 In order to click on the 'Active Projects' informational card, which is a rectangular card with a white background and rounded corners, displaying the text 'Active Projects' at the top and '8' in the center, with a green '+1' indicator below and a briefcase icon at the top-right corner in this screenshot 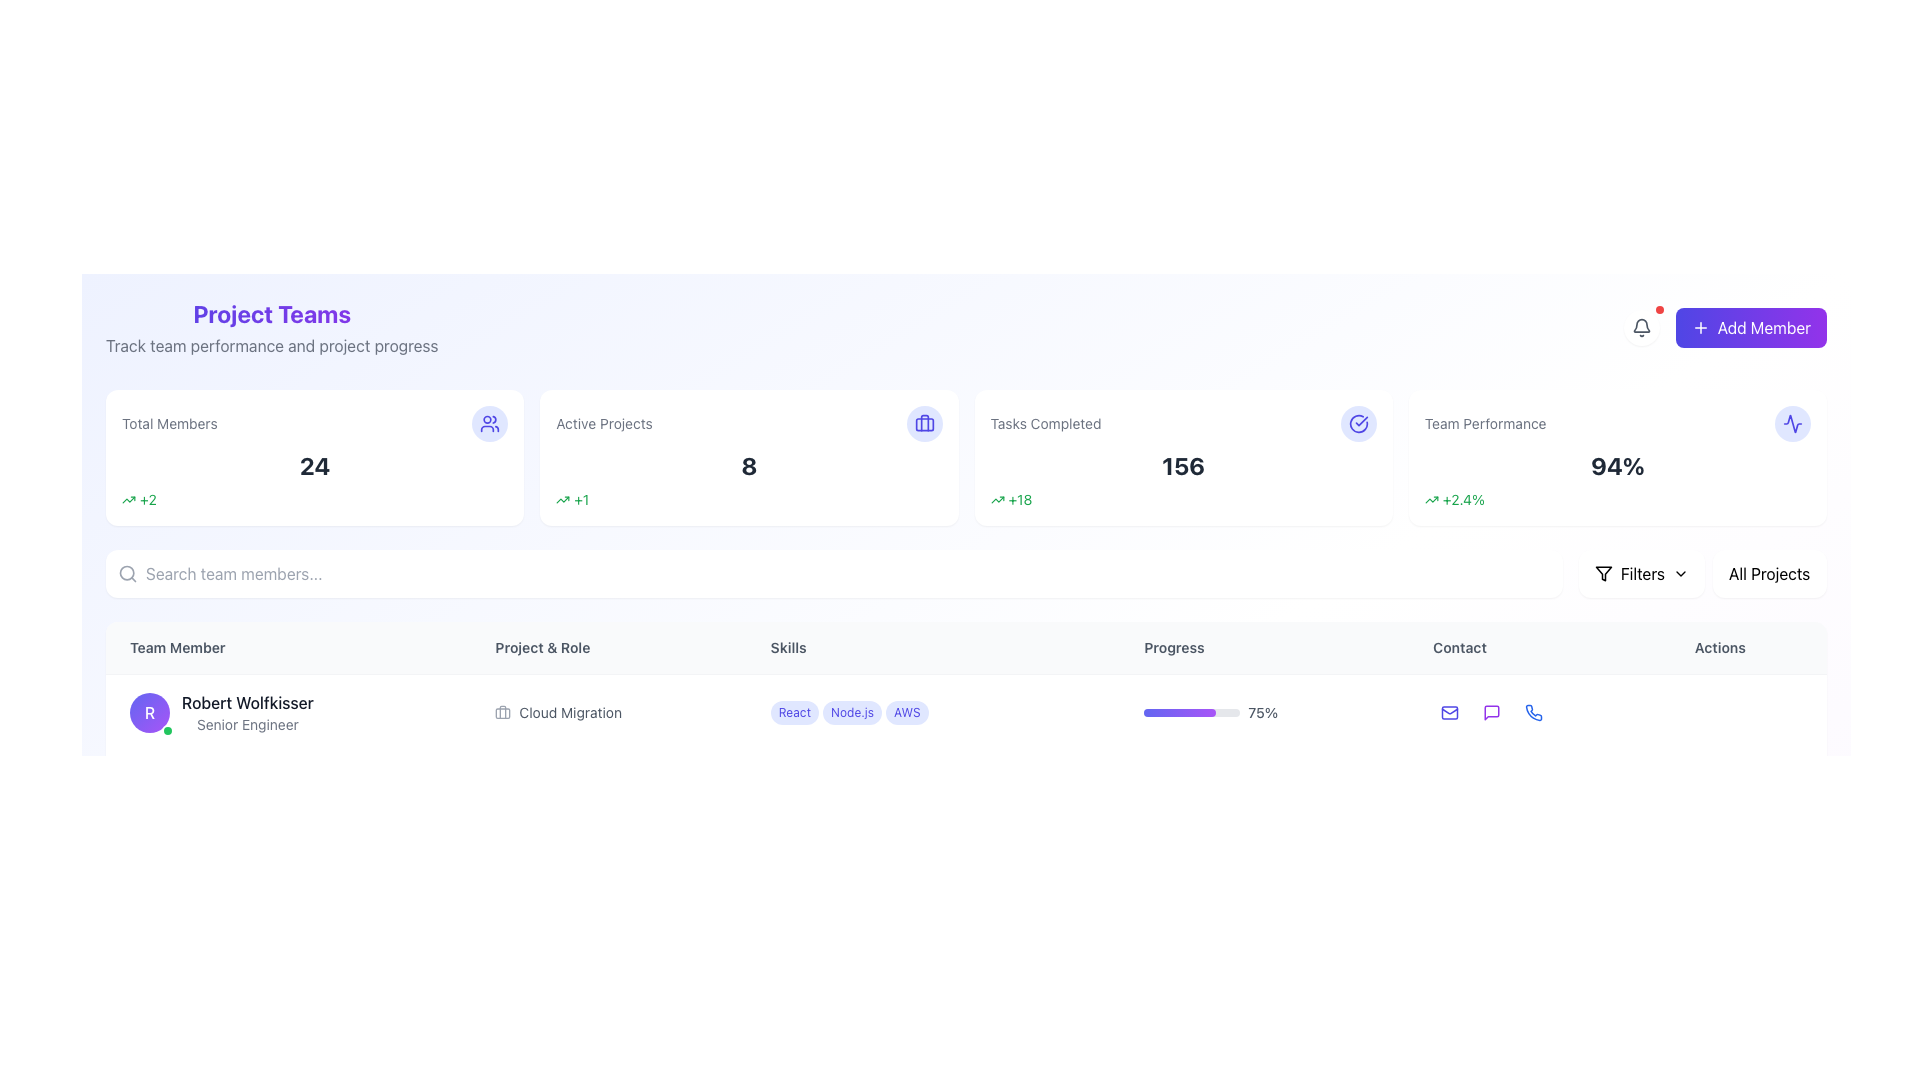, I will do `click(748, 458)`.